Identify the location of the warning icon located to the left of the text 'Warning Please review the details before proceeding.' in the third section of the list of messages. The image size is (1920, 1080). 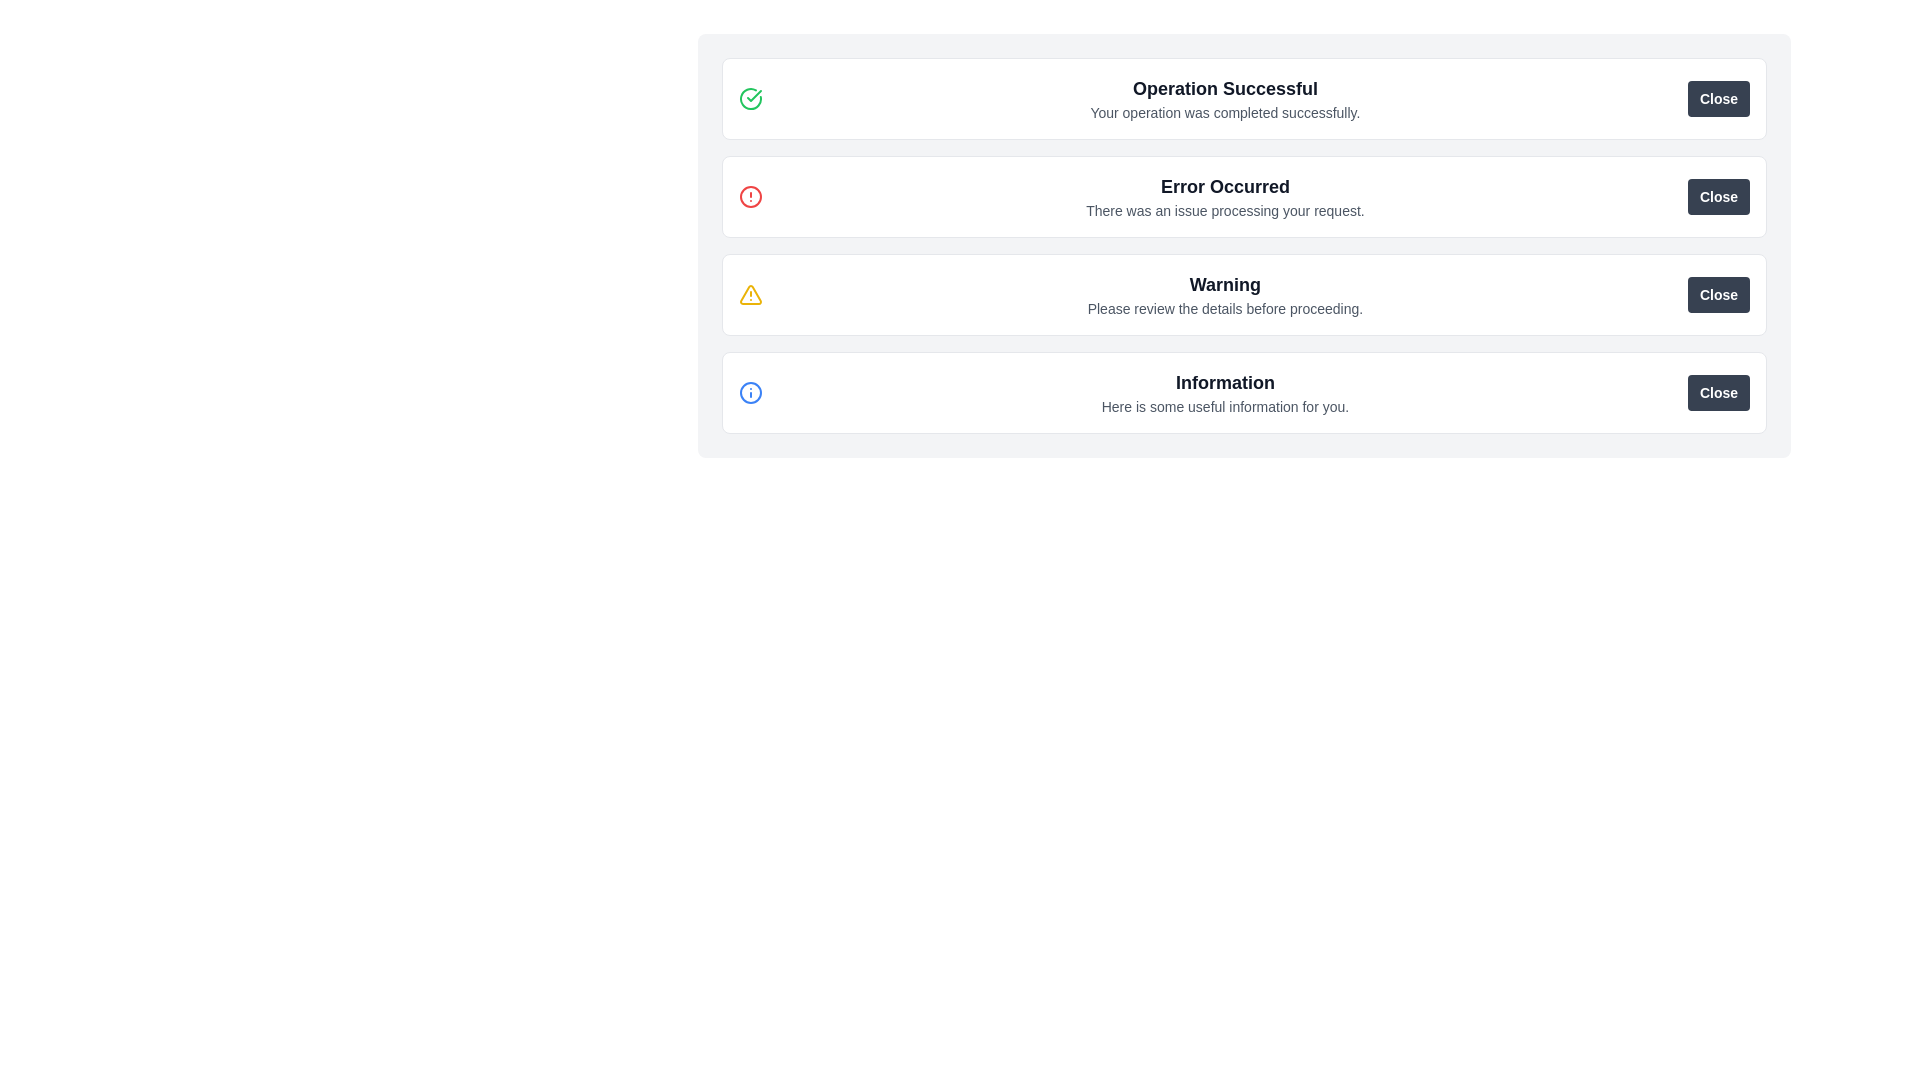
(749, 294).